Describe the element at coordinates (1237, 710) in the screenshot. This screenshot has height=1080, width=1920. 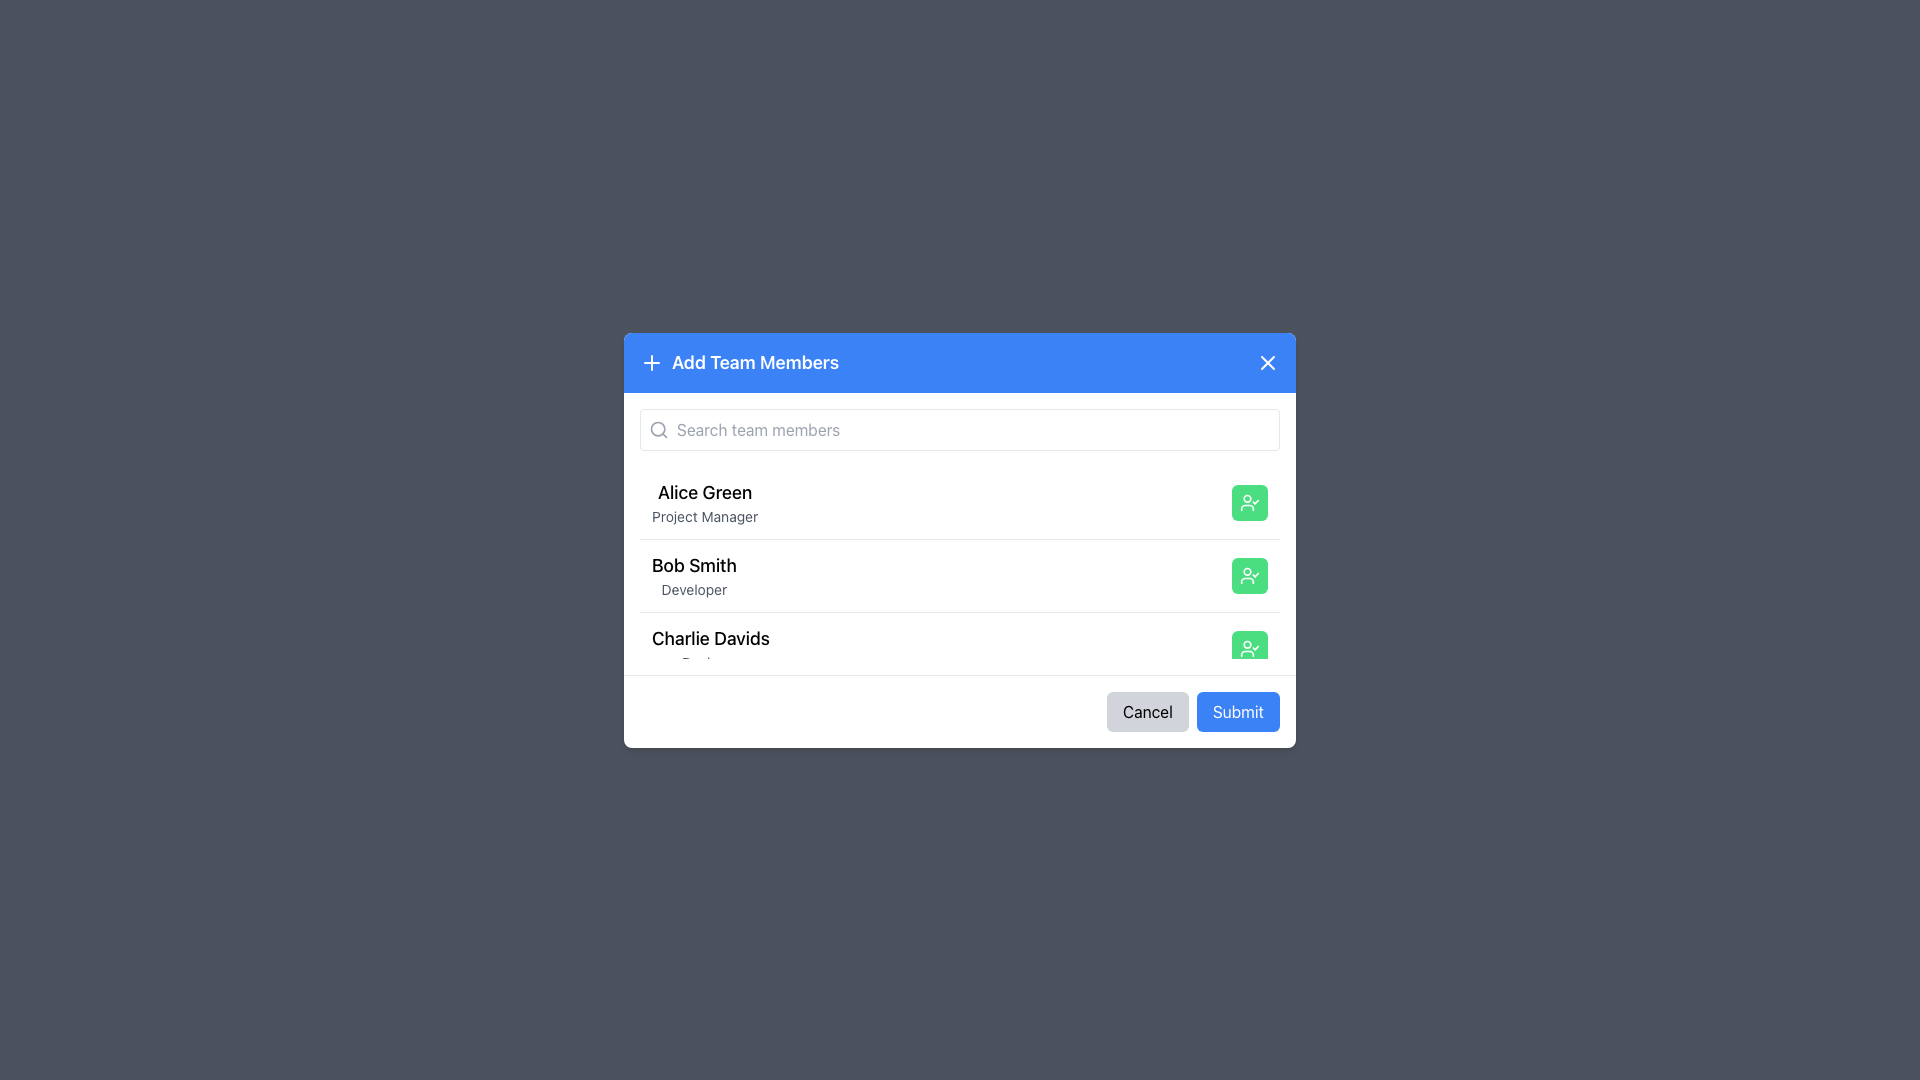
I see `the blue 'Submit' button with rounded corners to change its color` at that location.